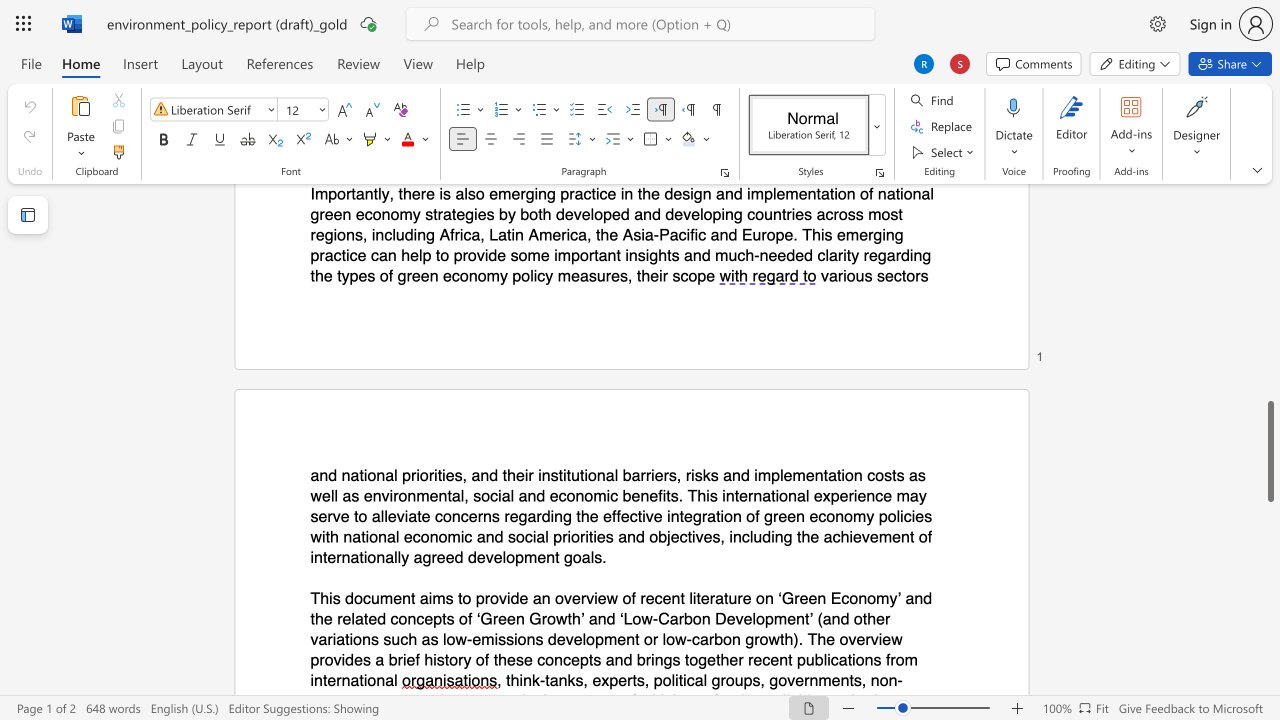  Describe the element at coordinates (1269, 310) in the screenshot. I see `the scrollbar to adjust the page upward` at that location.